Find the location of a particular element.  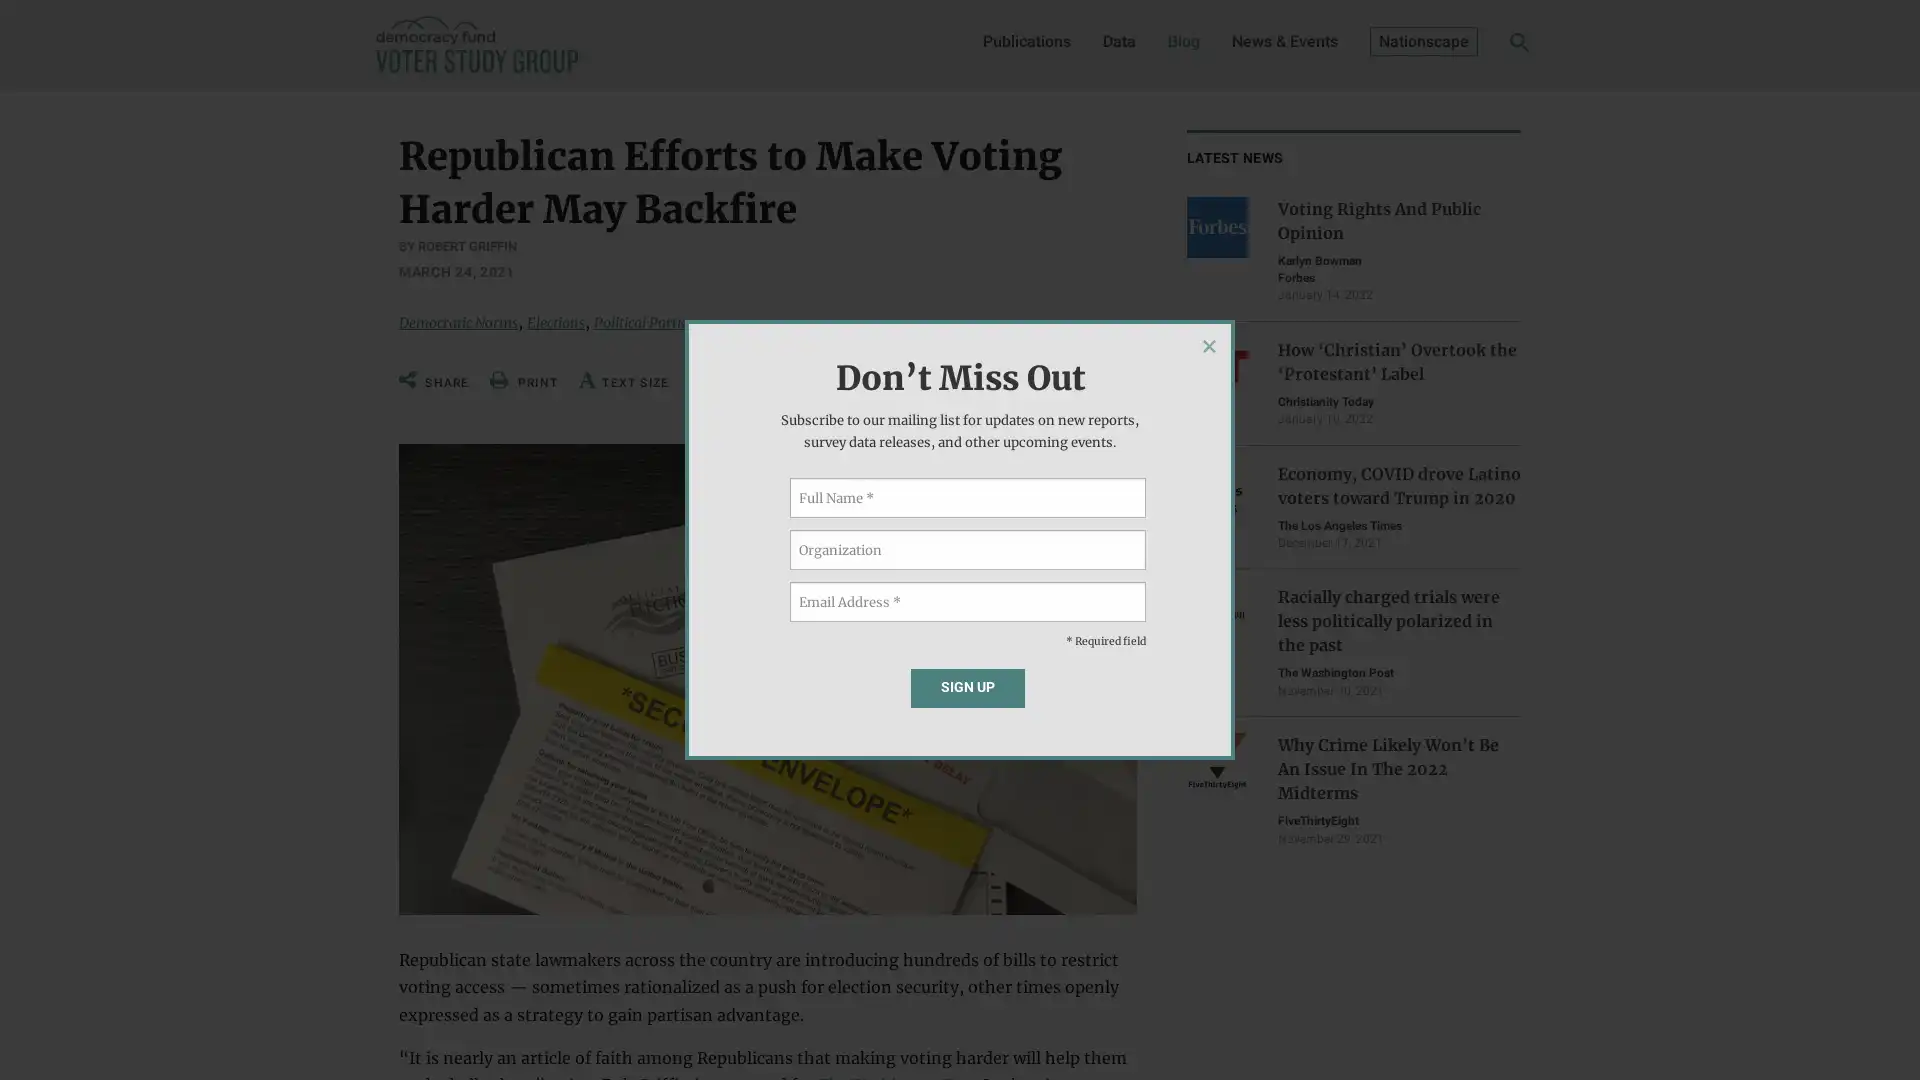

SEARCH is located at coordinates (1488, 46).